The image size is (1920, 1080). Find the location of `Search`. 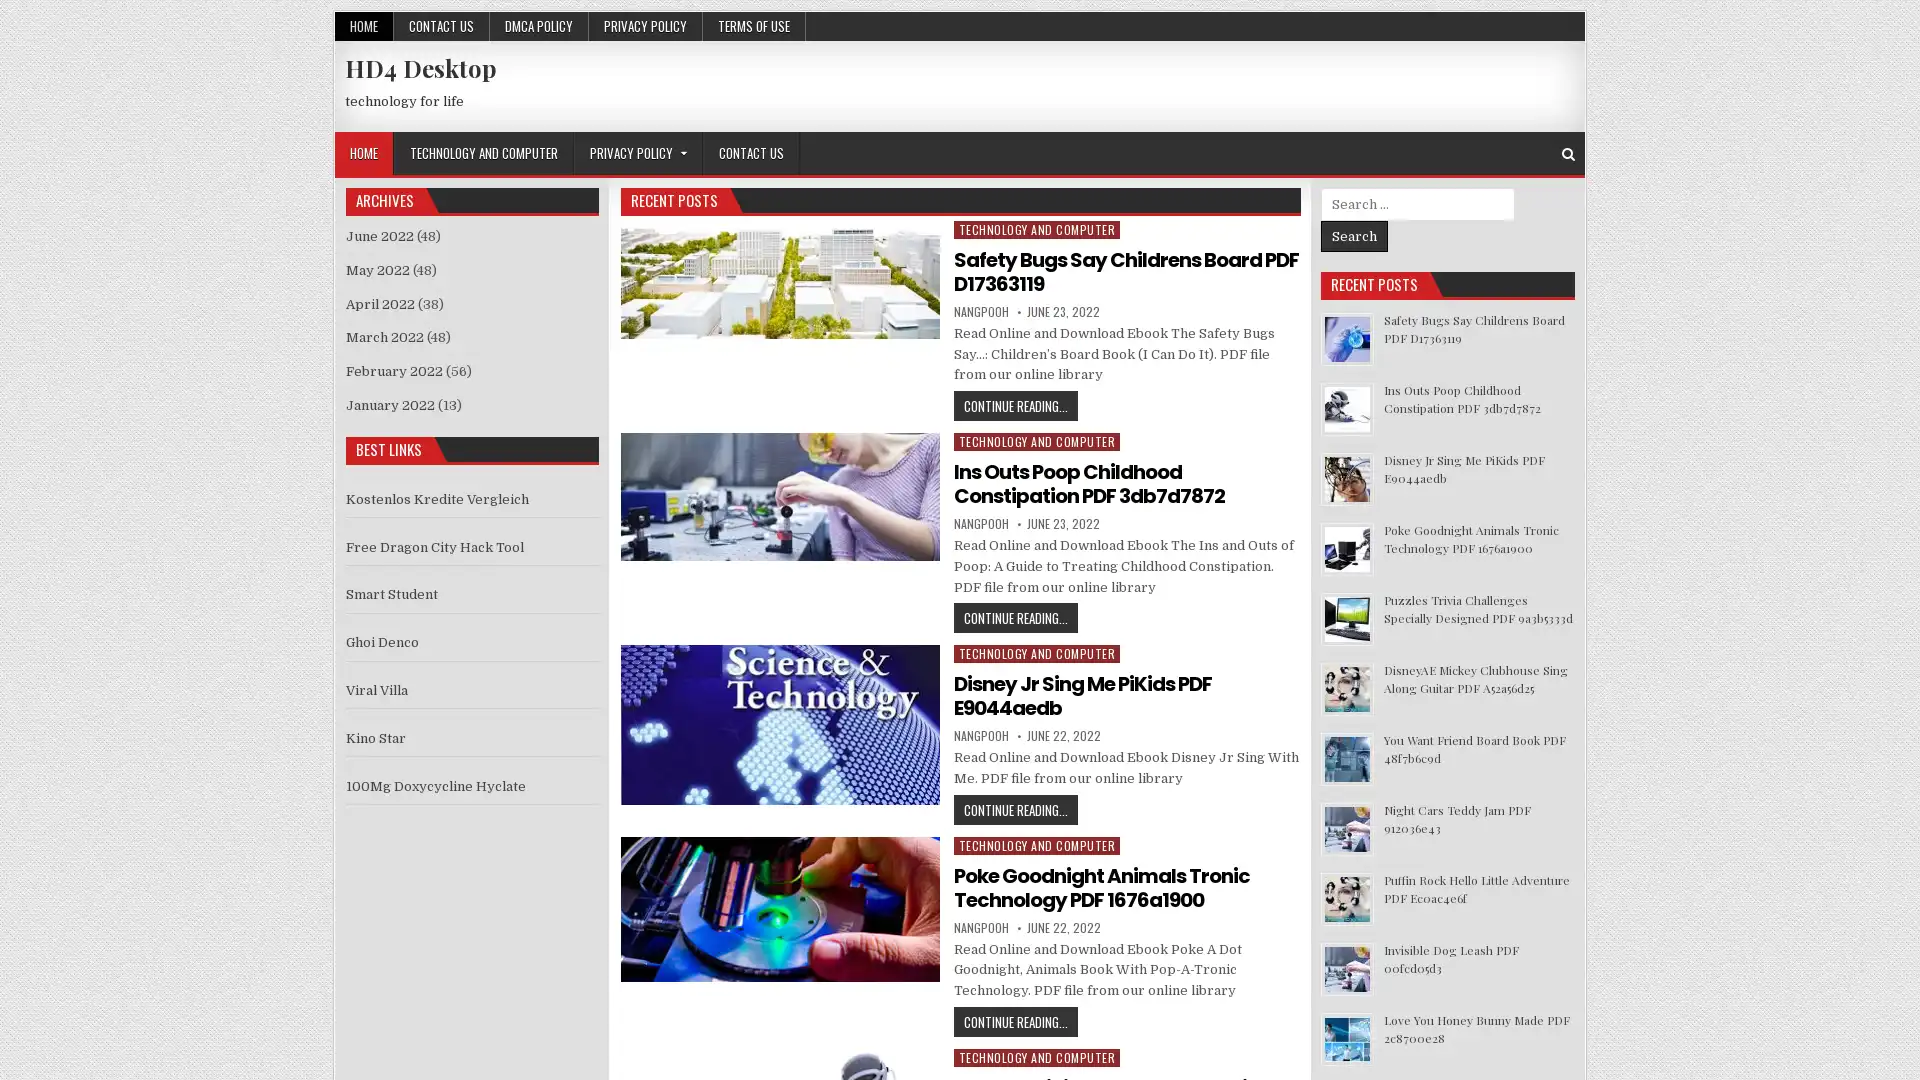

Search is located at coordinates (1354, 235).